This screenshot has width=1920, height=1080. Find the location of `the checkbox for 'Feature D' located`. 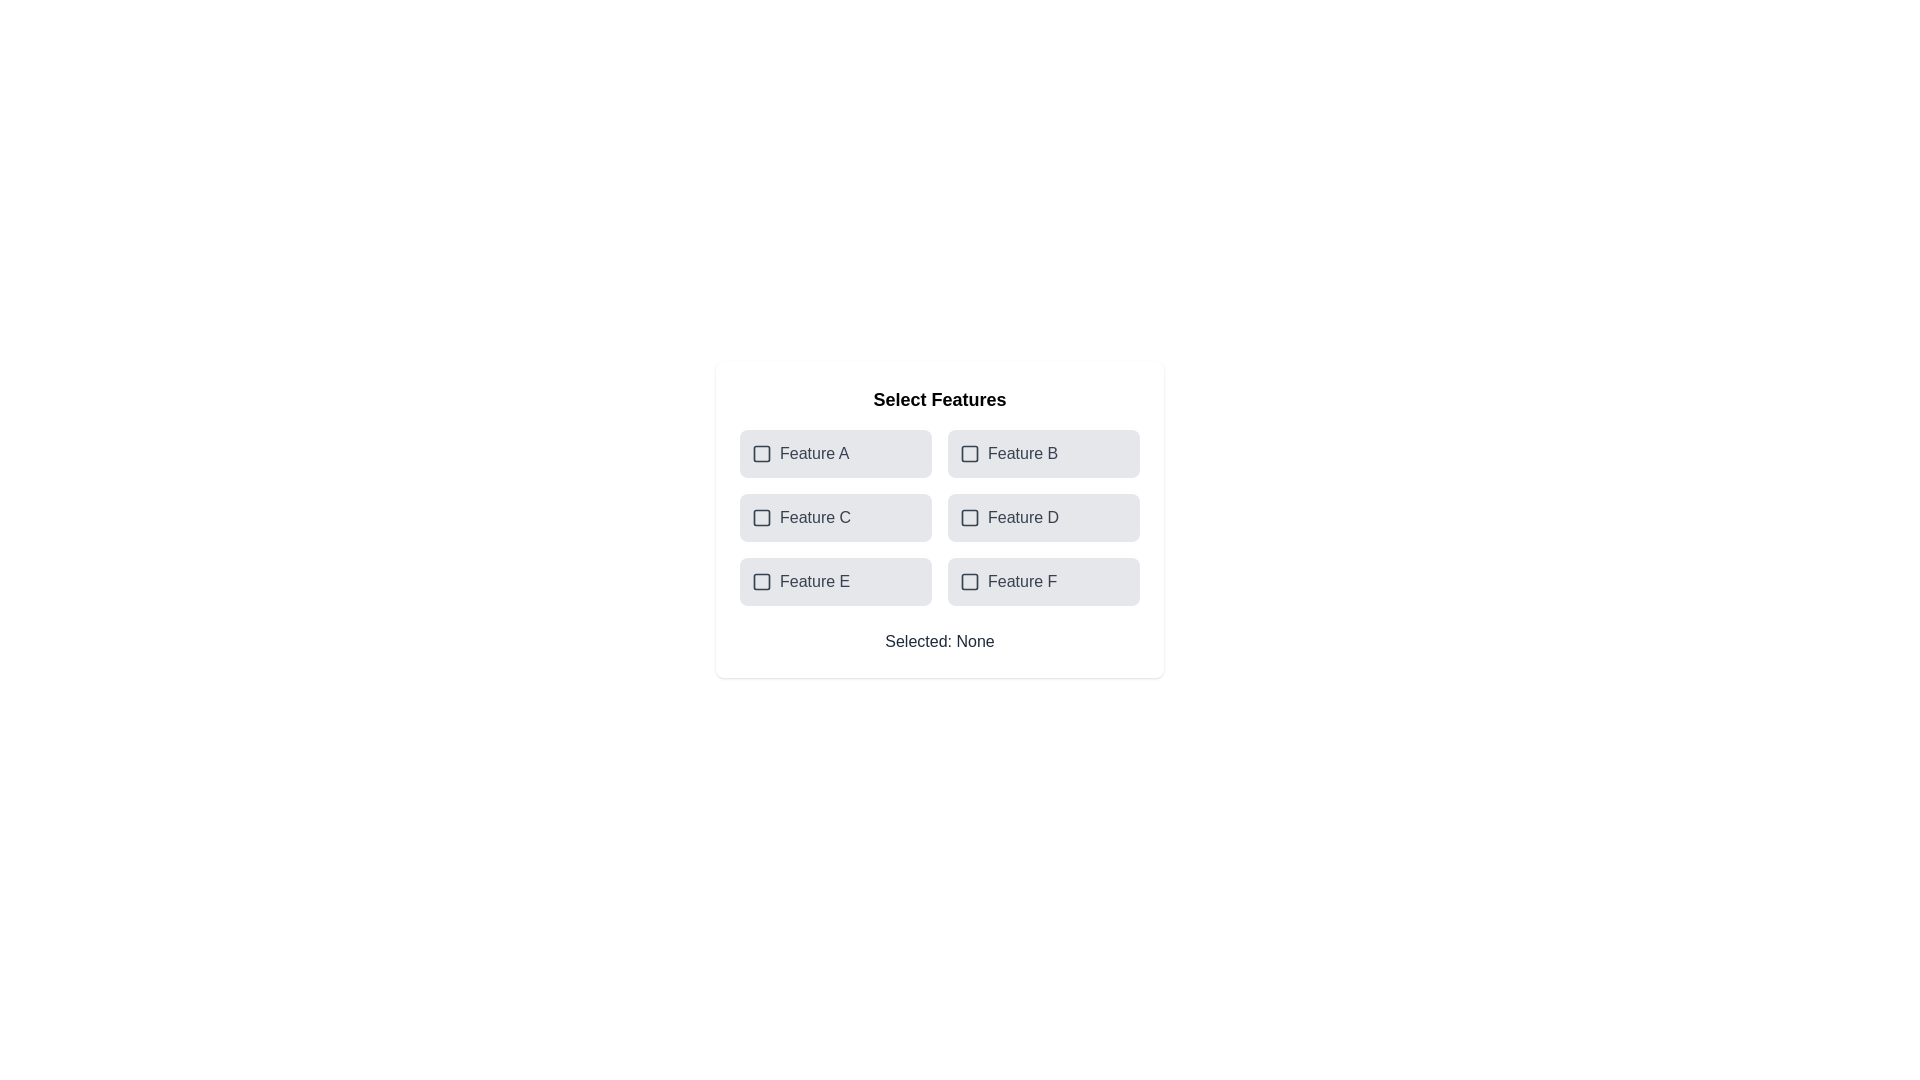

the checkbox for 'Feature D' located is located at coordinates (969, 516).